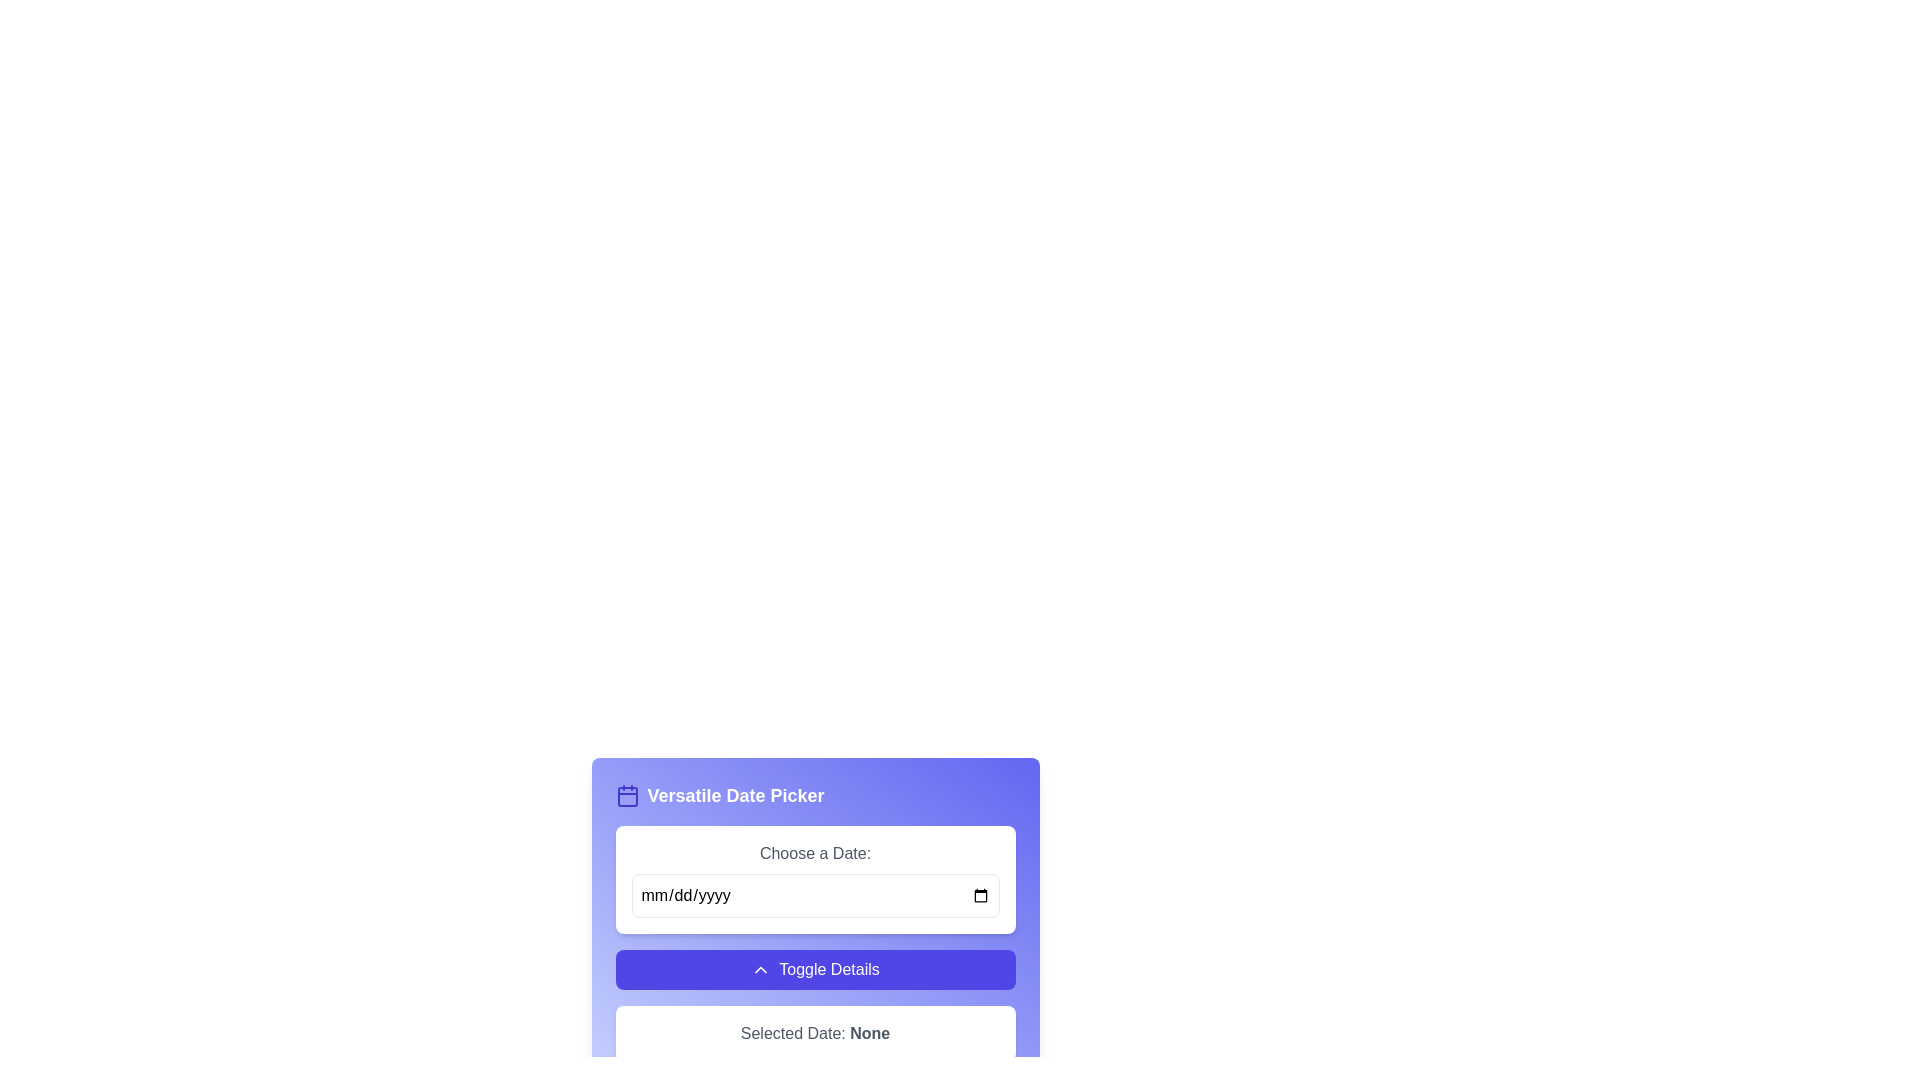 The width and height of the screenshot is (1920, 1080). I want to click on the decorative element with a light purple rectangular shape that is part of the calendar icon located in the top-left corner of the 'Versatile Date Picker' section, so click(626, 796).